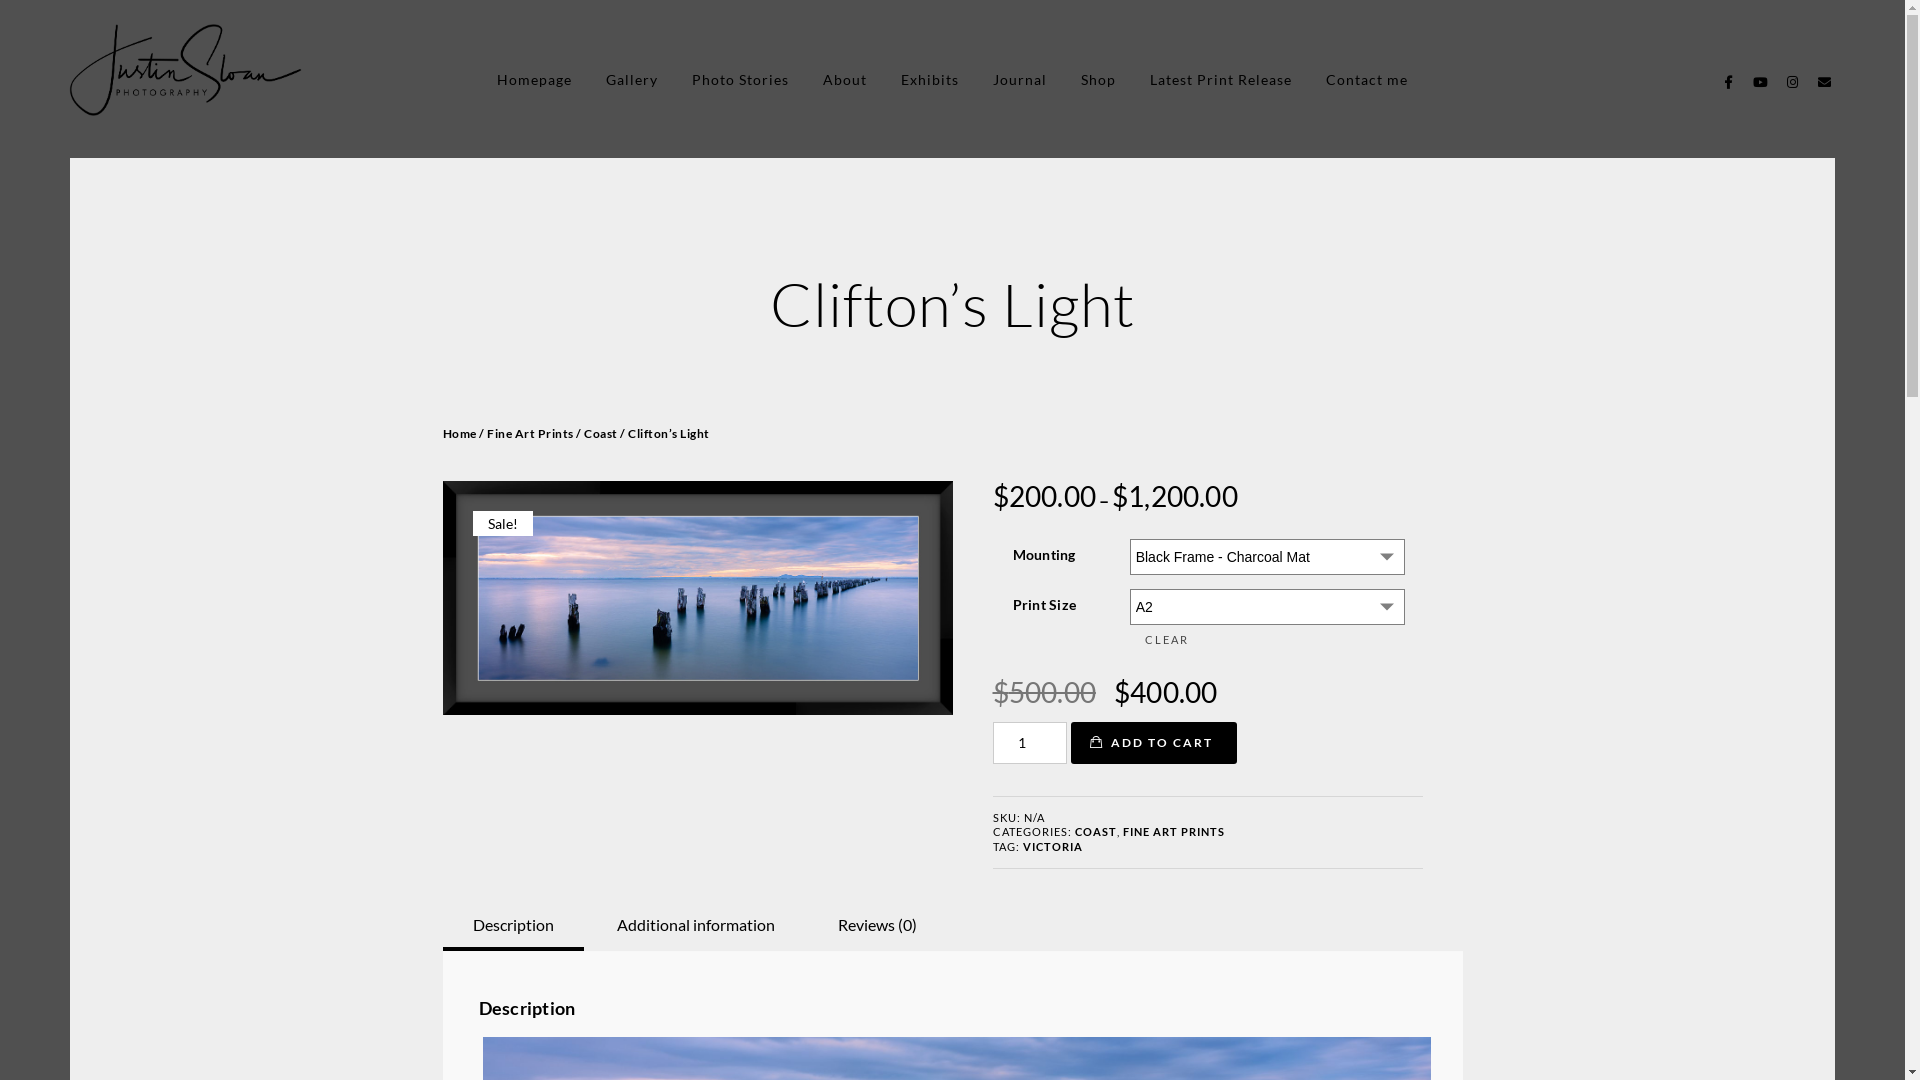  Describe the element at coordinates (1093, 831) in the screenshot. I see `'COAST'` at that location.